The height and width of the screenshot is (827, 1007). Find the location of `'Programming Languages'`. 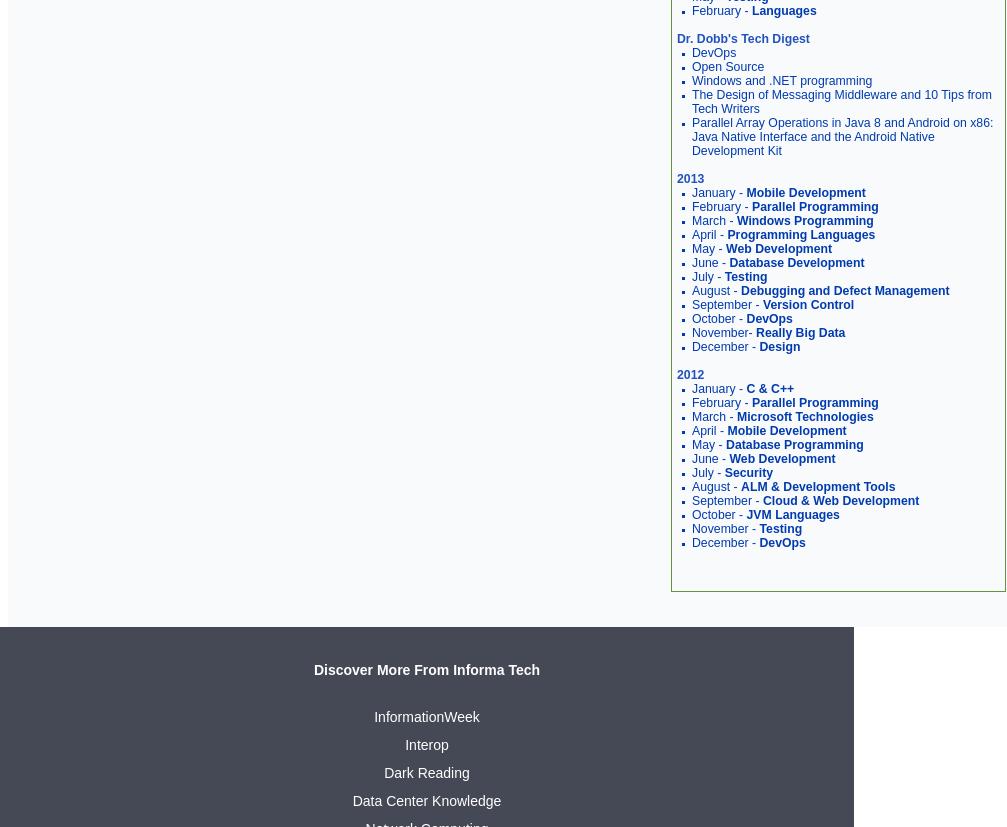

'Programming Languages' is located at coordinates (725, 233).